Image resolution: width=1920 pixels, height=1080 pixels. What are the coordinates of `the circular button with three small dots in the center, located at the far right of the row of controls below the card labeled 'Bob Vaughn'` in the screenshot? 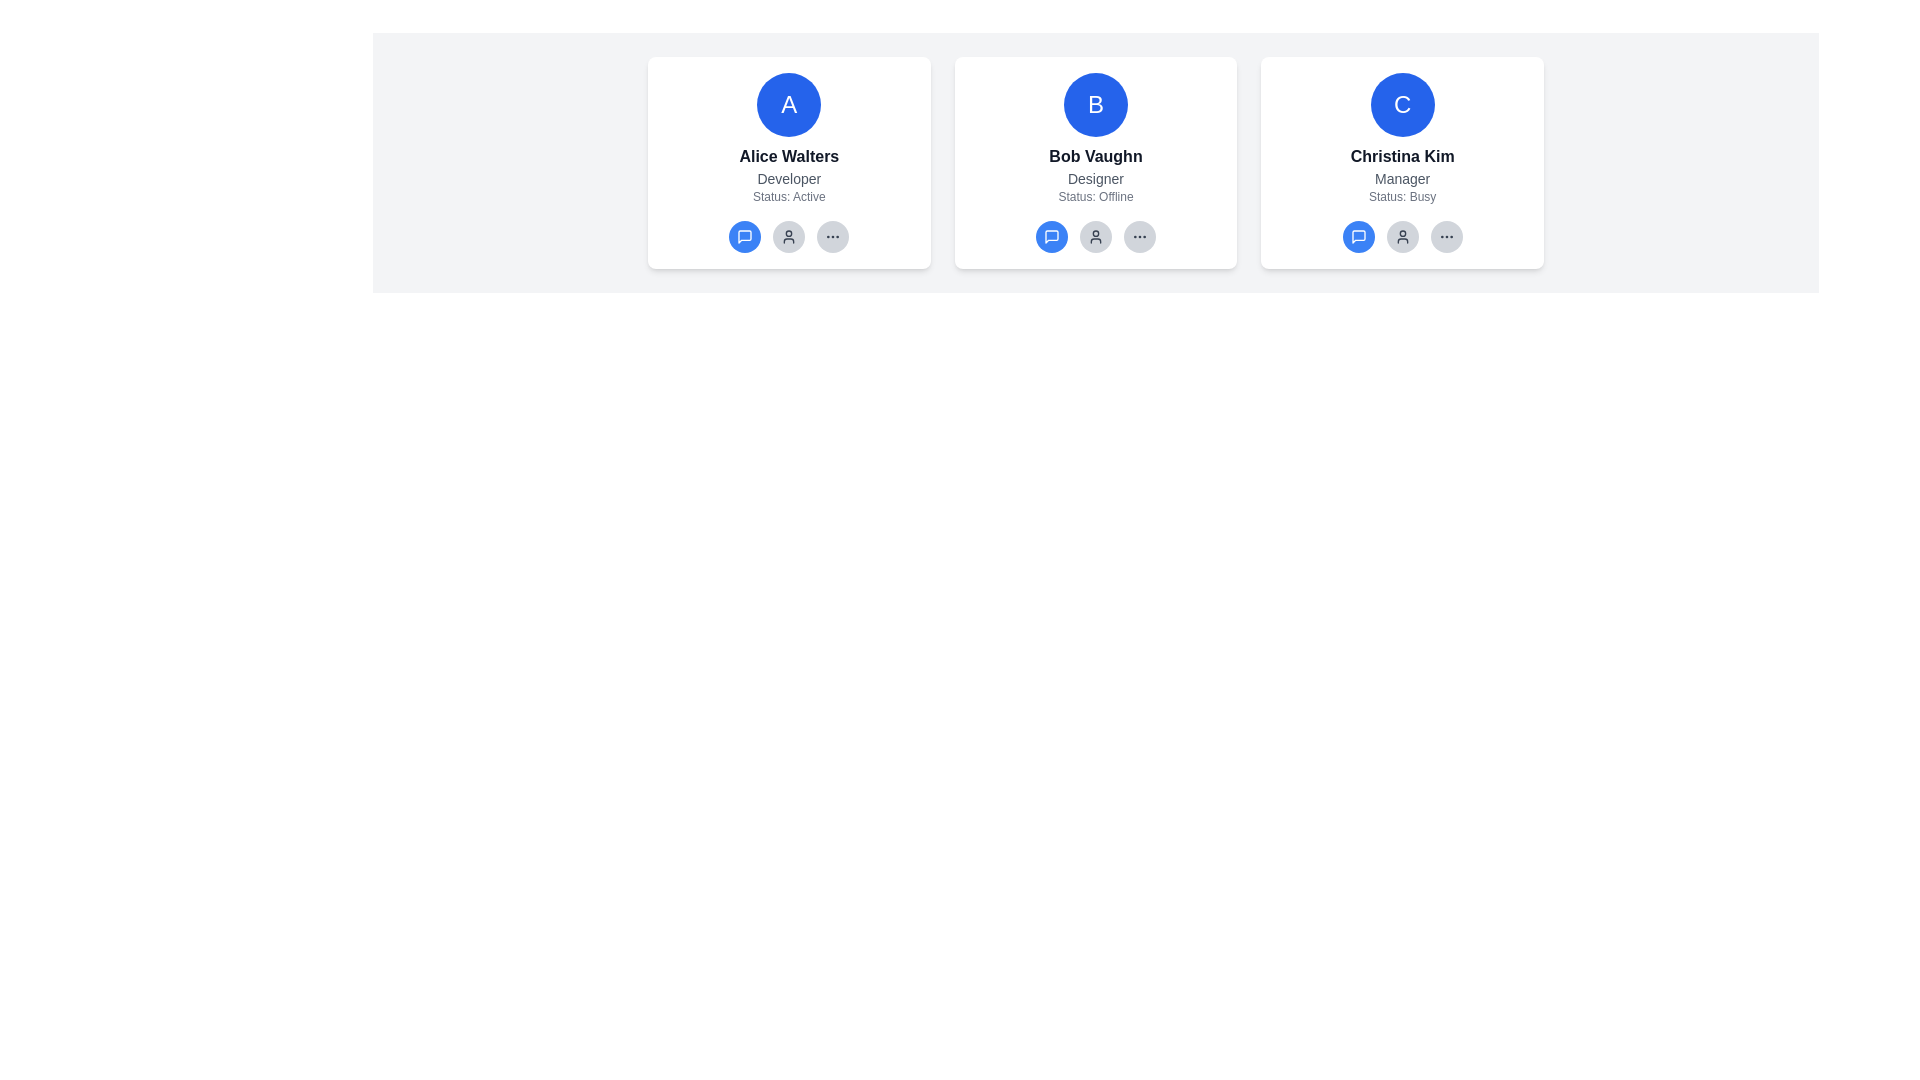 It's located at (1139, 235).